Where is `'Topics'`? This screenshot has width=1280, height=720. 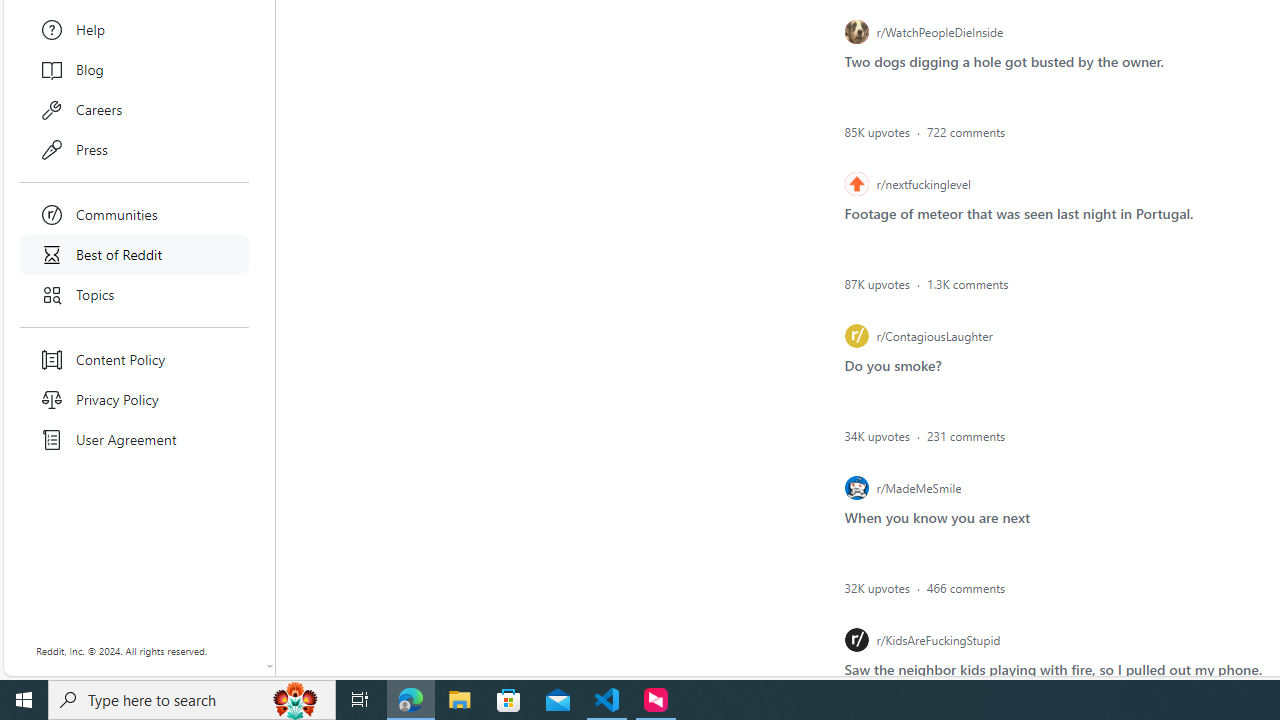
'Topics' is located at coordinates (134, 295).